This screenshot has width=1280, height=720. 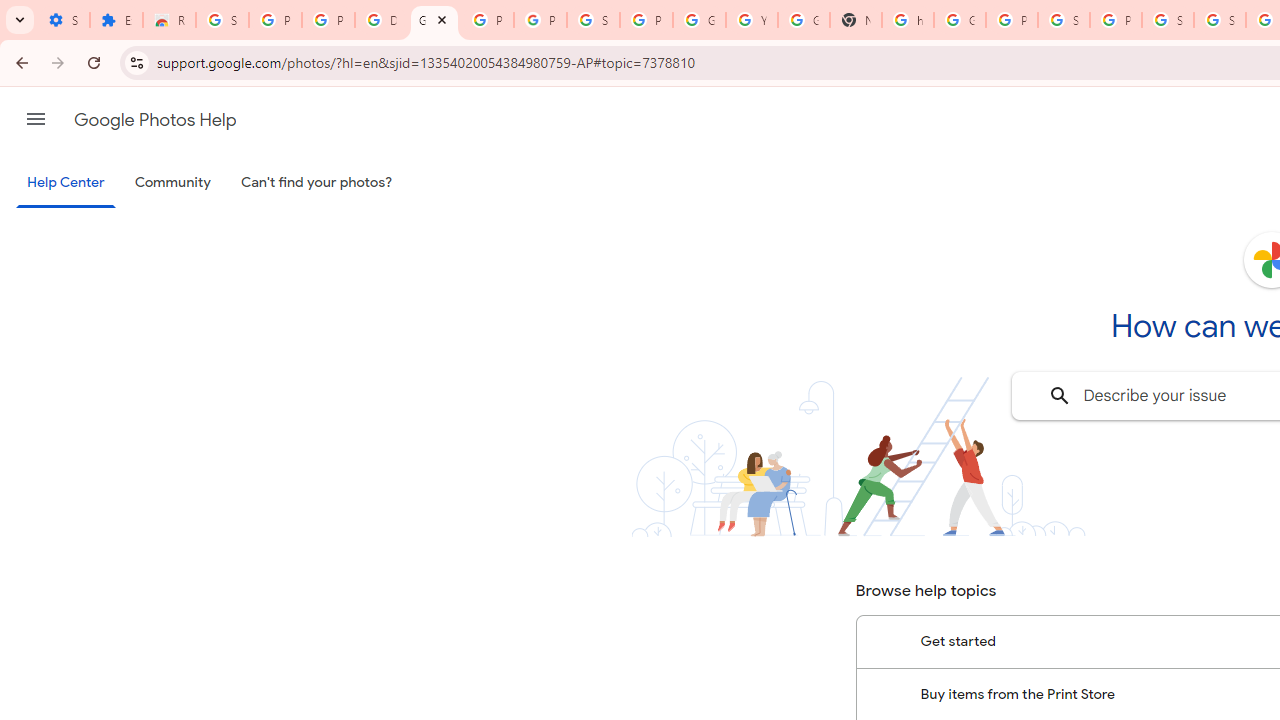 What do you see at coordinates (855, 20) in the screenshot?
I see `'New Tab'` at bounding box center [855, 20].